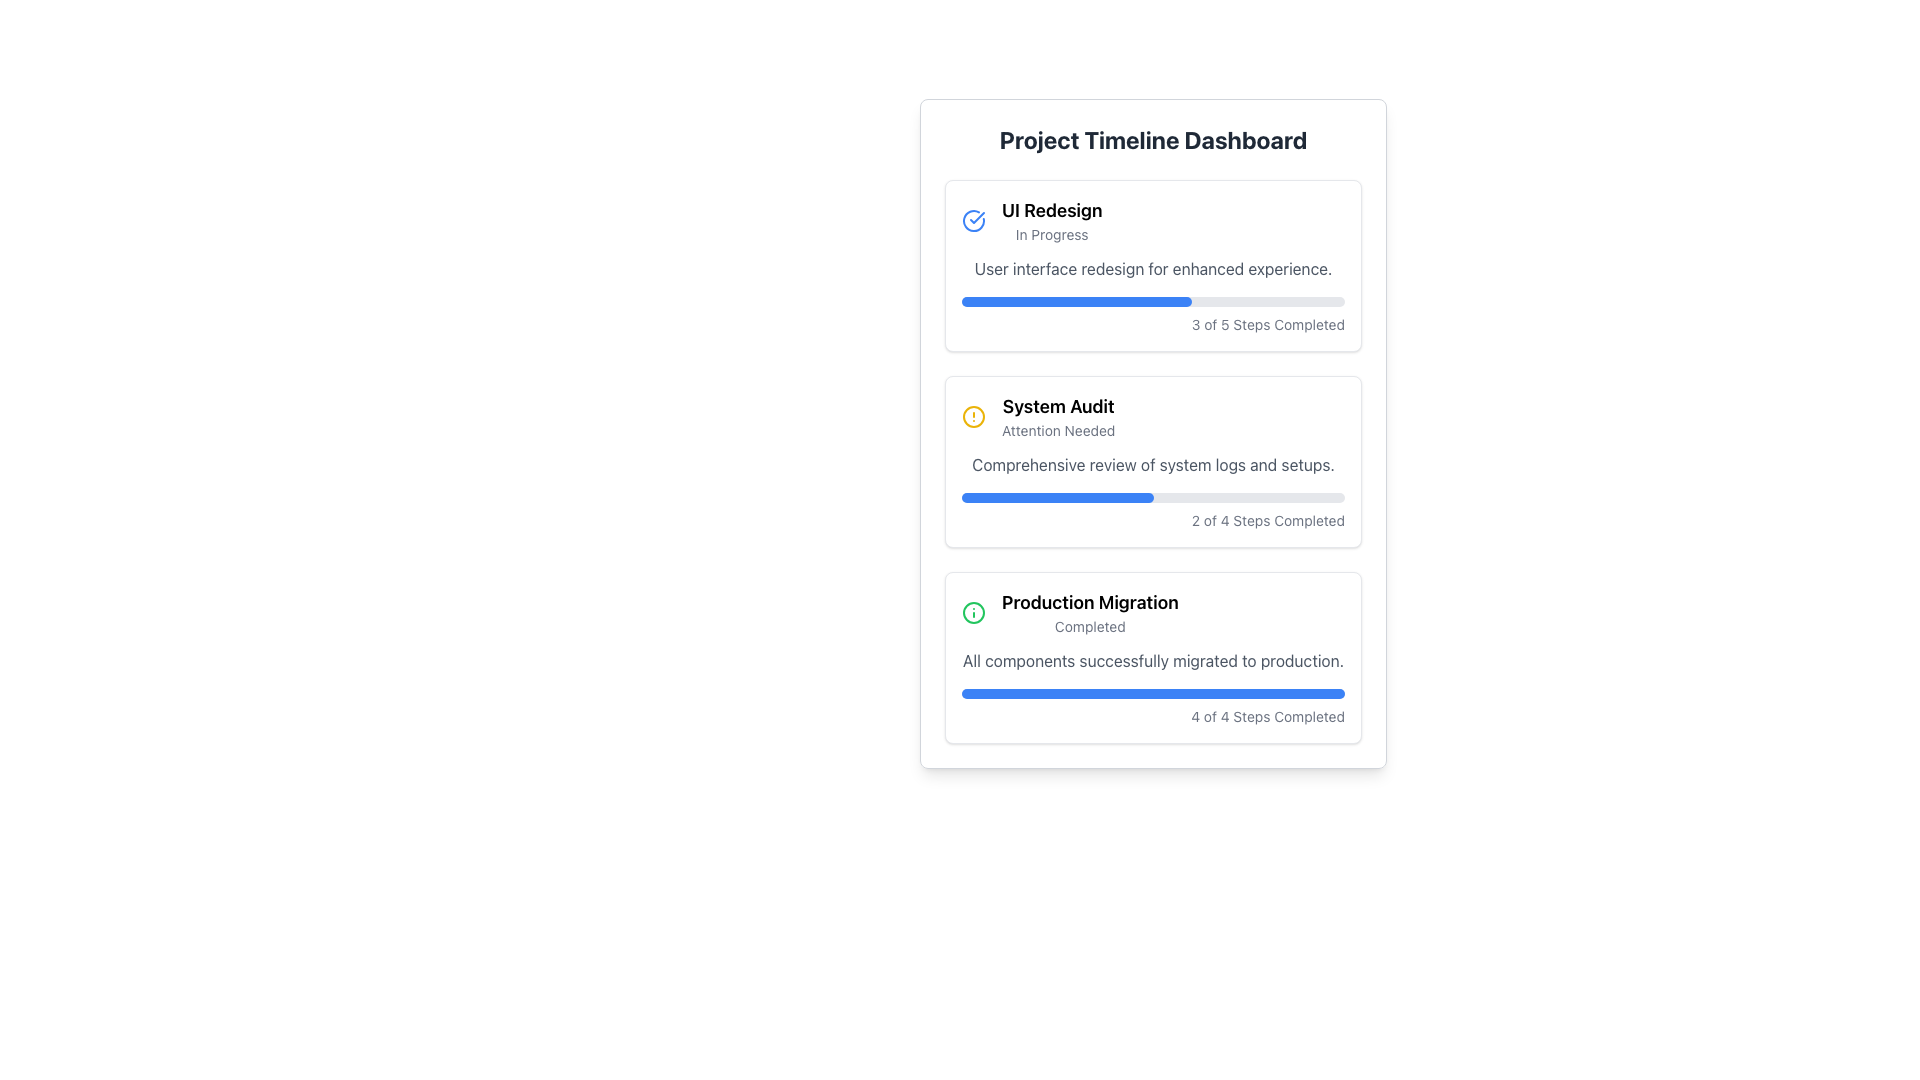 This screenshot has width=1920, height=1080. Describe the element at coordinates (1057, 415) in the screenshot. I see `'System Audit' title and 'Attention Needed' subtitle from the second title and subtitle pair in the vertical list of task cards on the Project Timeline Dashboard` at that location.